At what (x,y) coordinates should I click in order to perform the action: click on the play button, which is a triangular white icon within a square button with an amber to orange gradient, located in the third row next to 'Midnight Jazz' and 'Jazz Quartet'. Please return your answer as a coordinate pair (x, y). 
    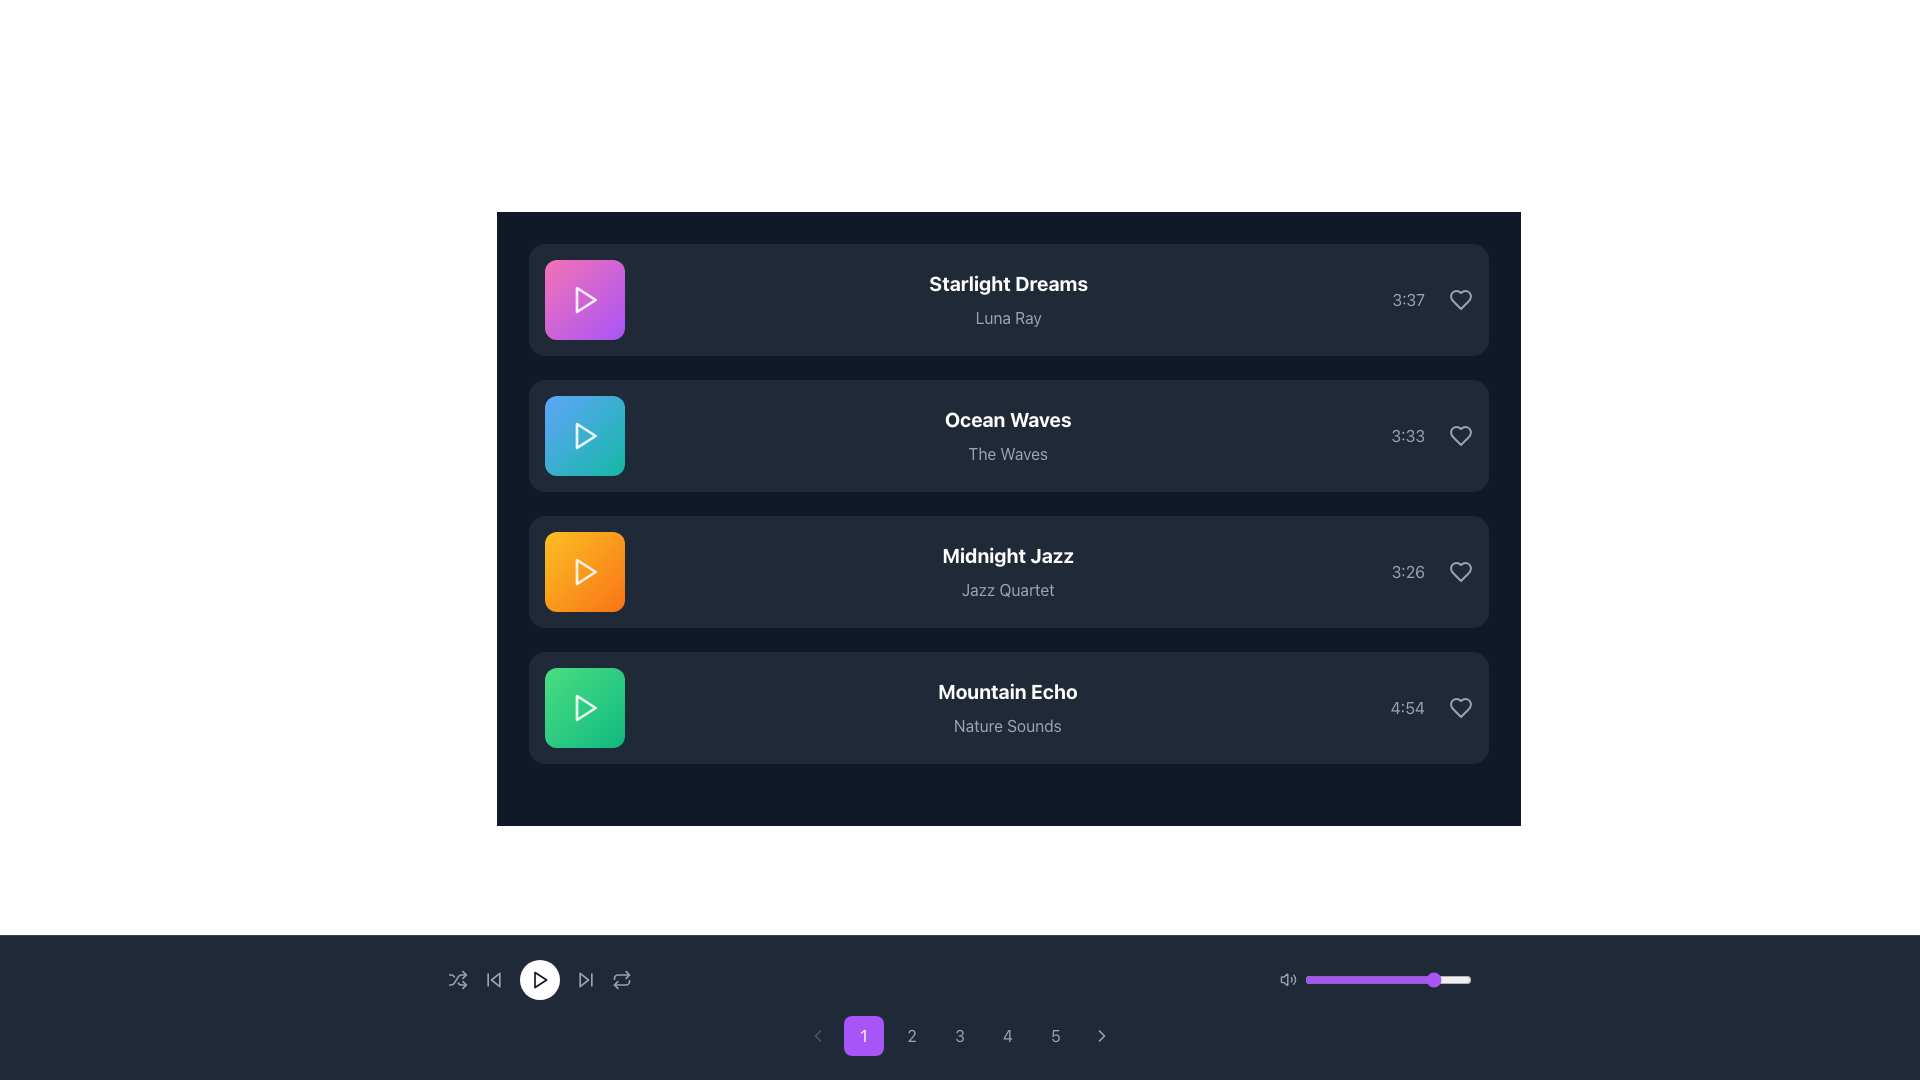
    Looking at the image, I should click on (584, 571).